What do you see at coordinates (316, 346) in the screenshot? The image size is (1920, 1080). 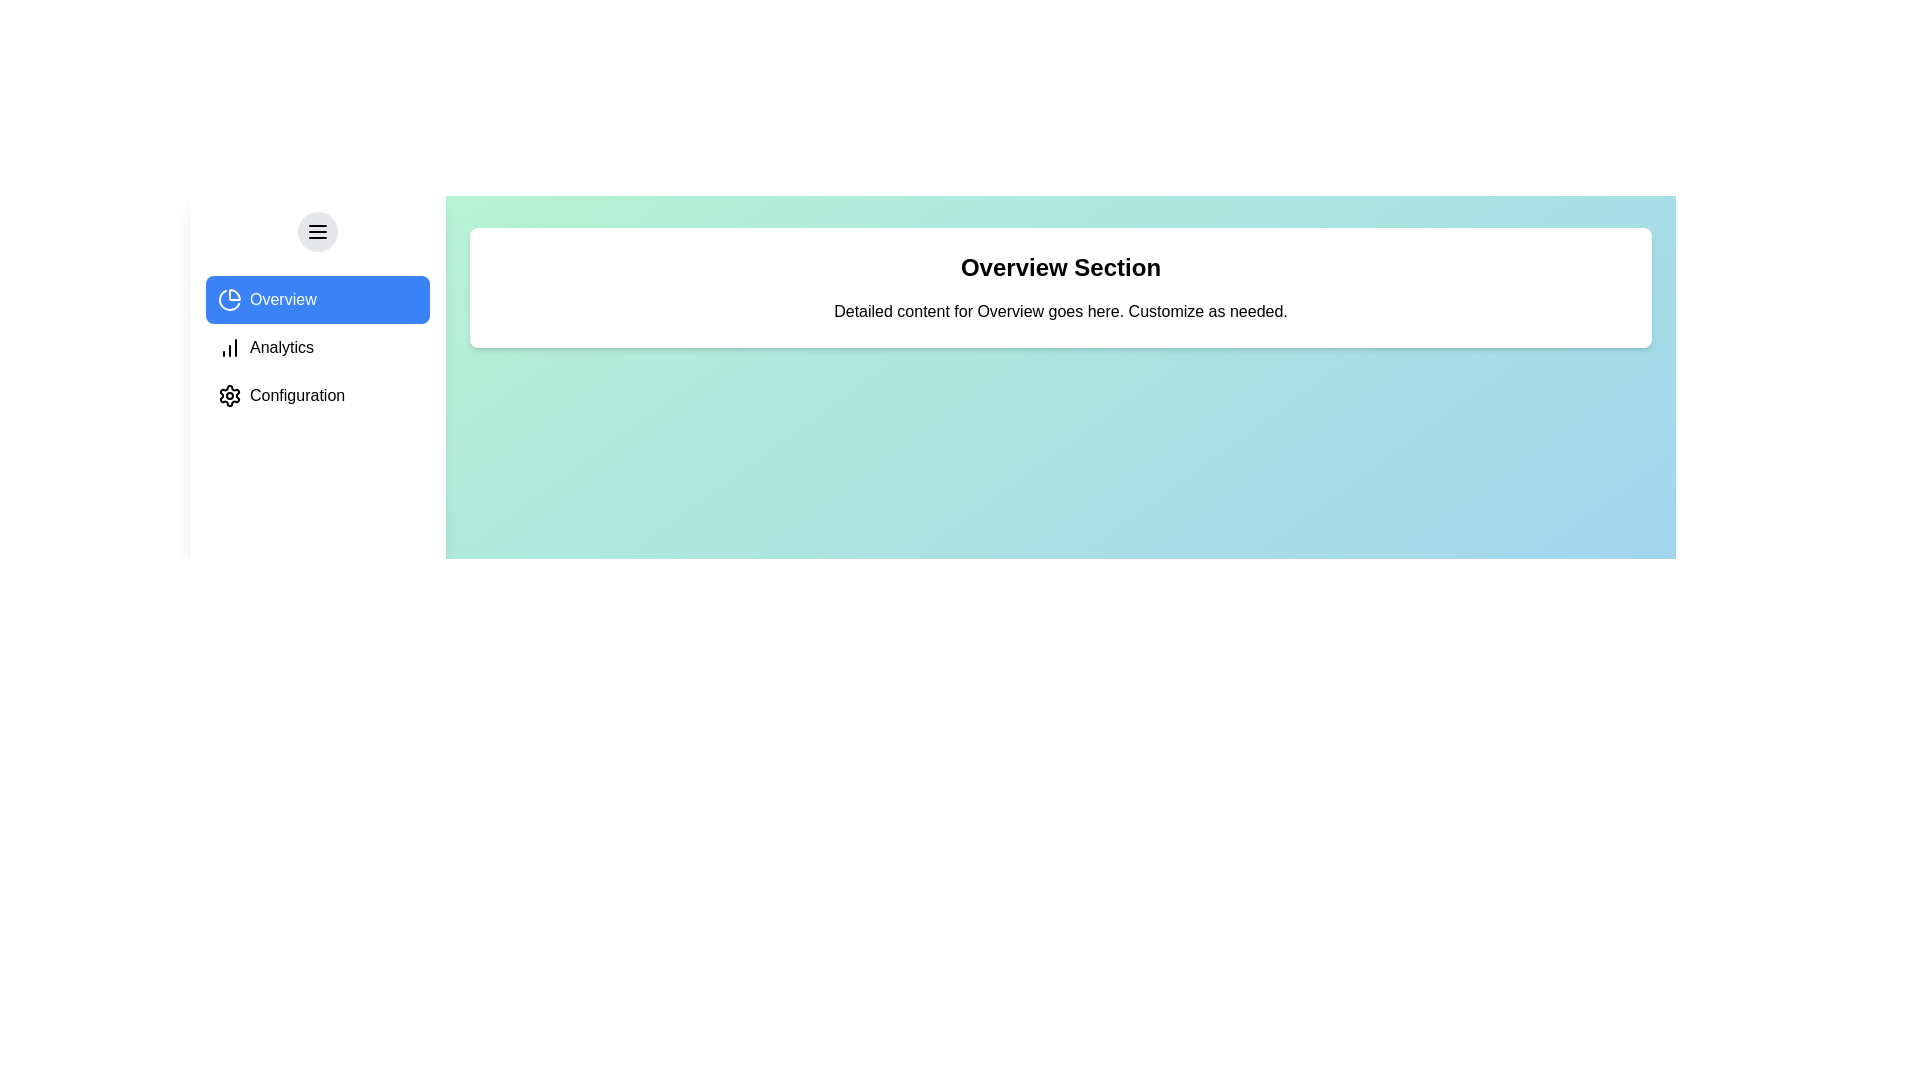 I see `the Analytics section from the sidebar menu` at bounding box center [316, 346].